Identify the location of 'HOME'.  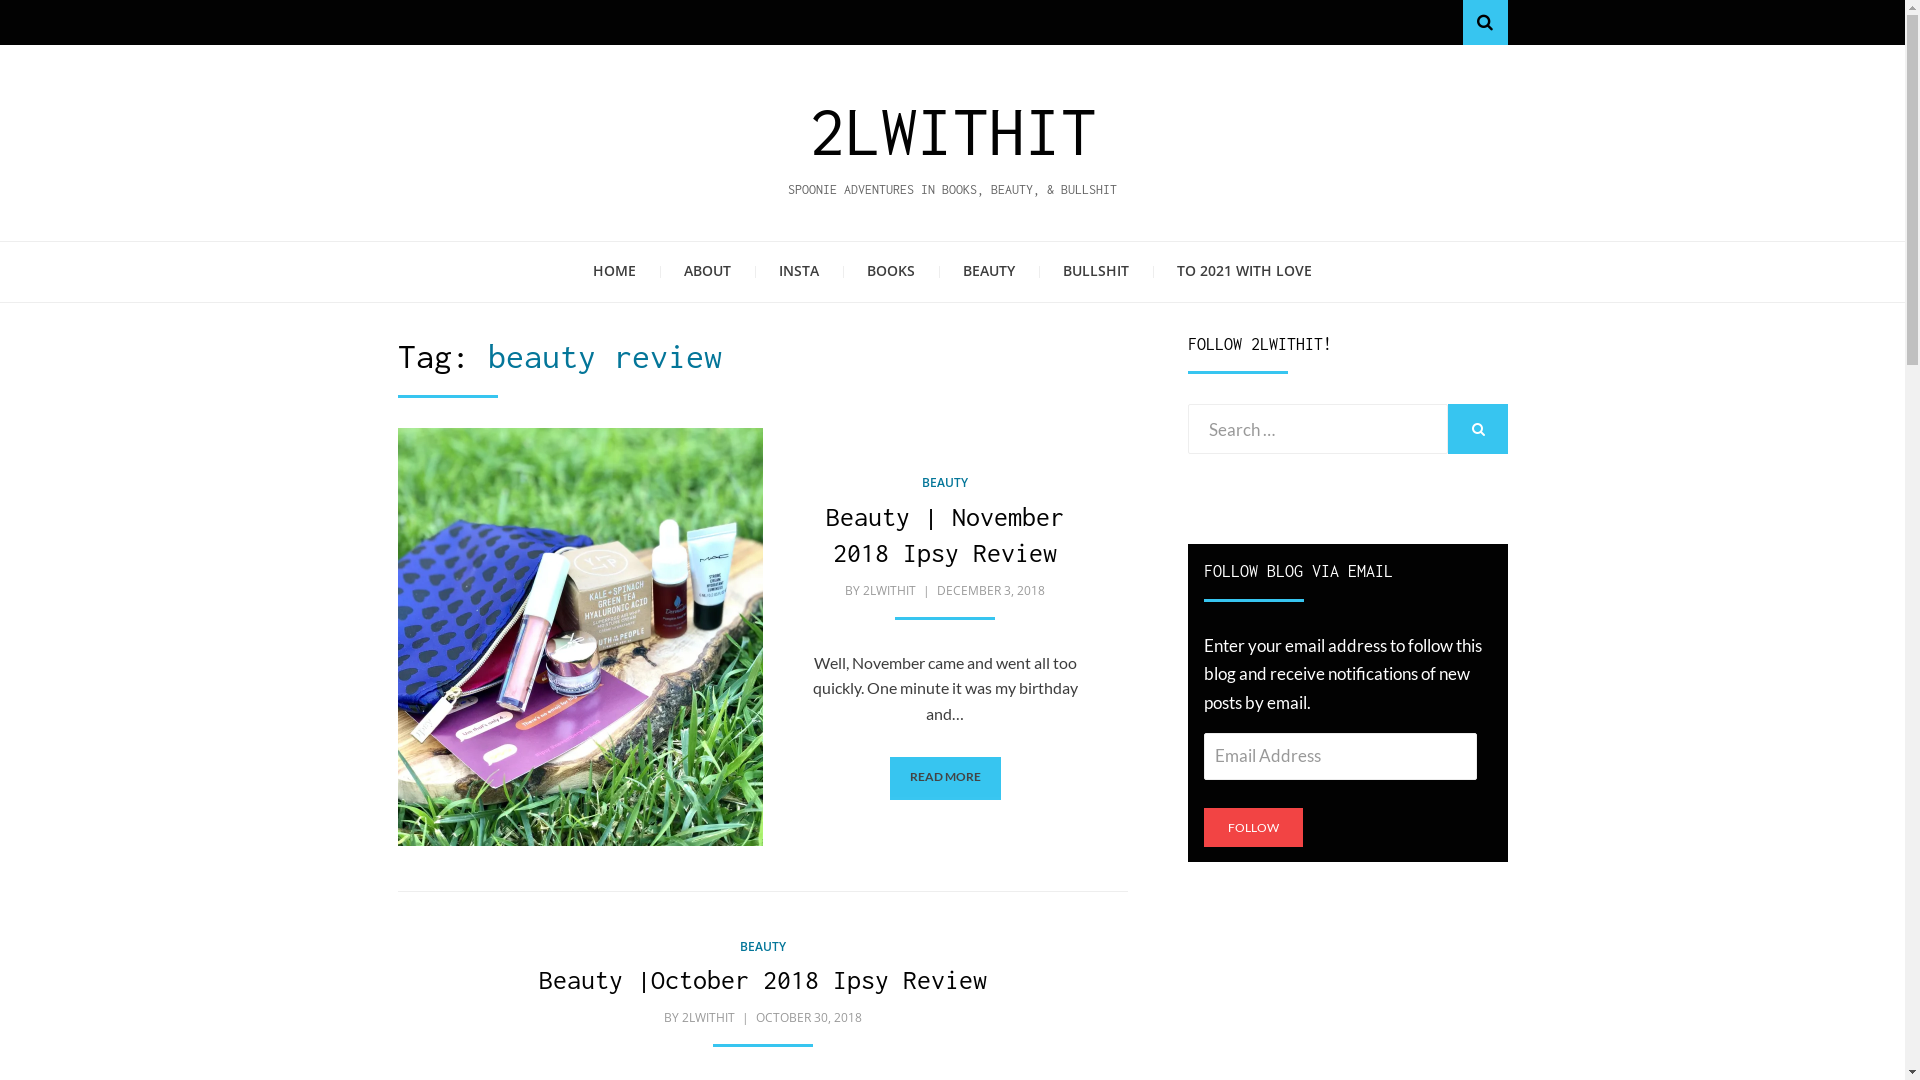
(613, 272).